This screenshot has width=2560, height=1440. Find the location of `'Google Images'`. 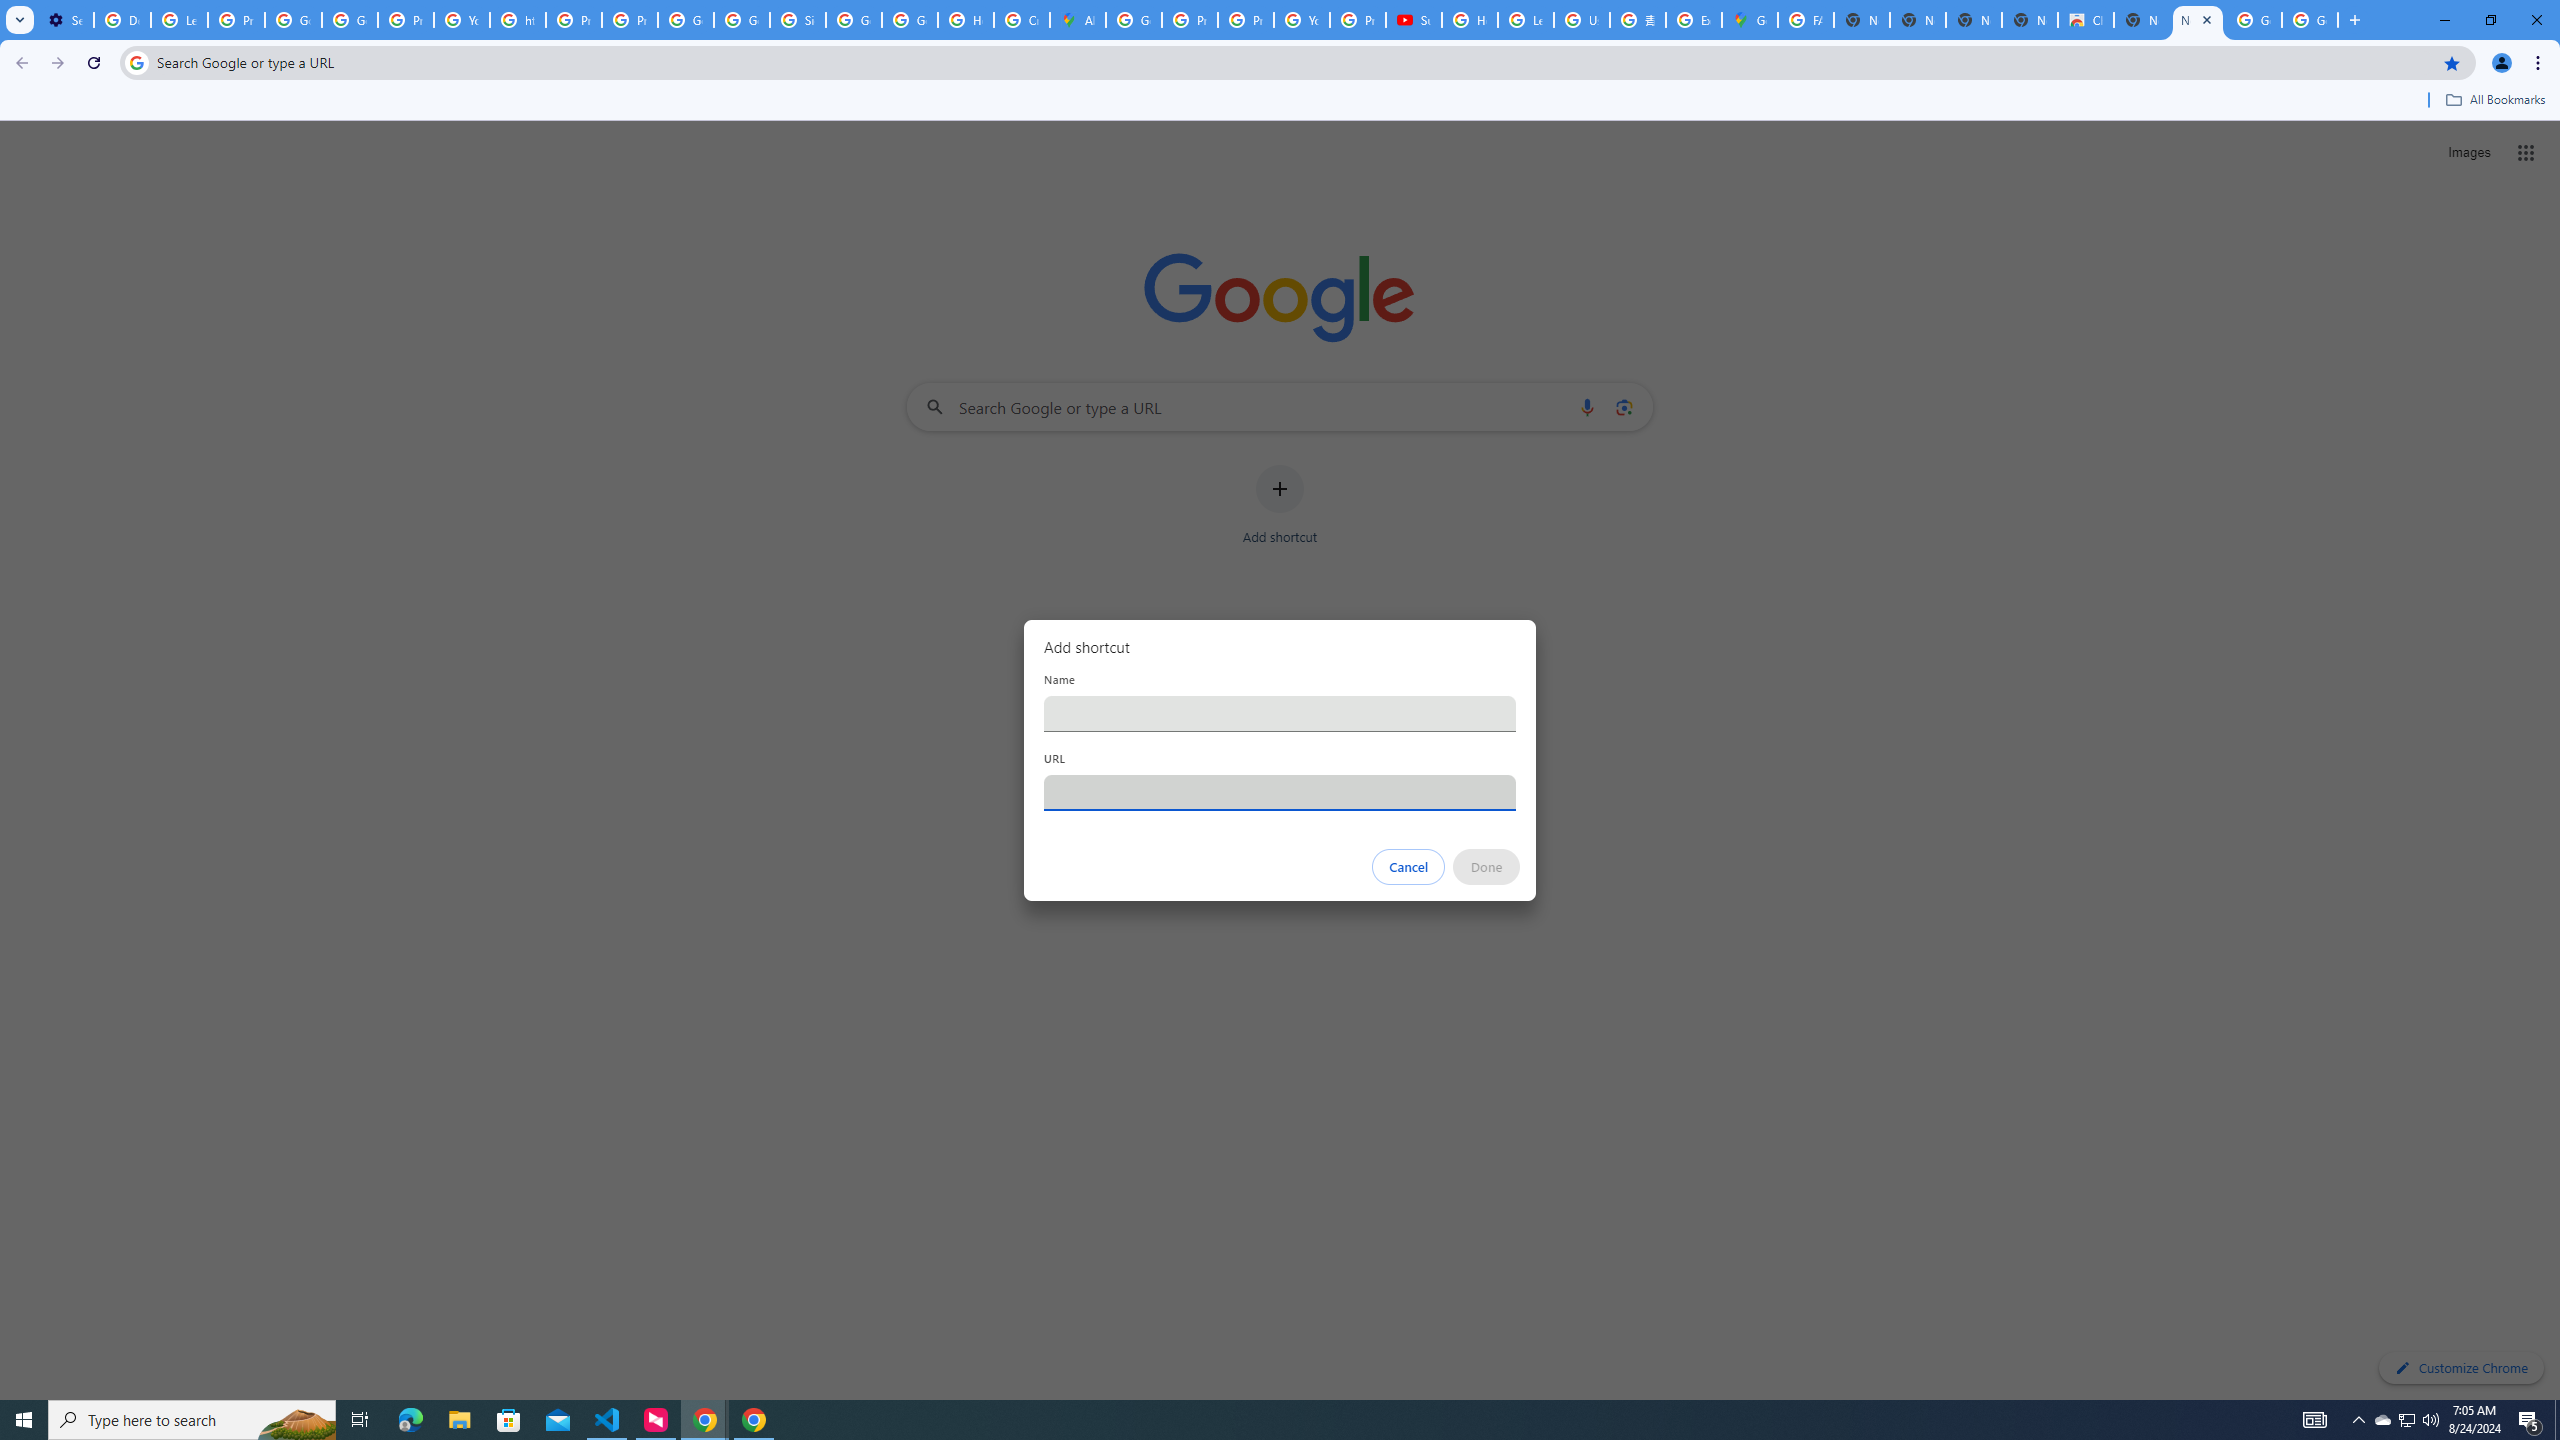

'Google Images' is located at coordinates (2310, 19).